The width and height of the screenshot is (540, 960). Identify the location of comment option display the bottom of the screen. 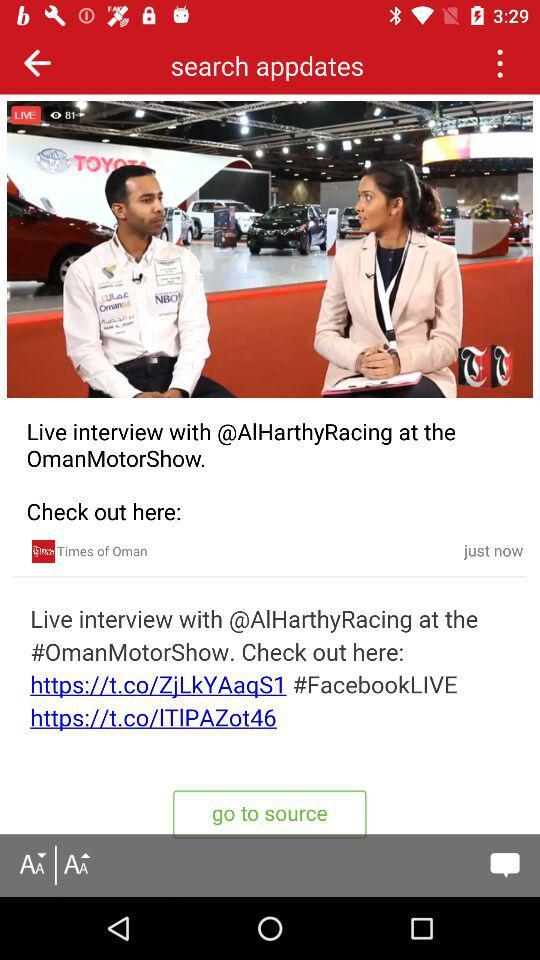
(504, 864).